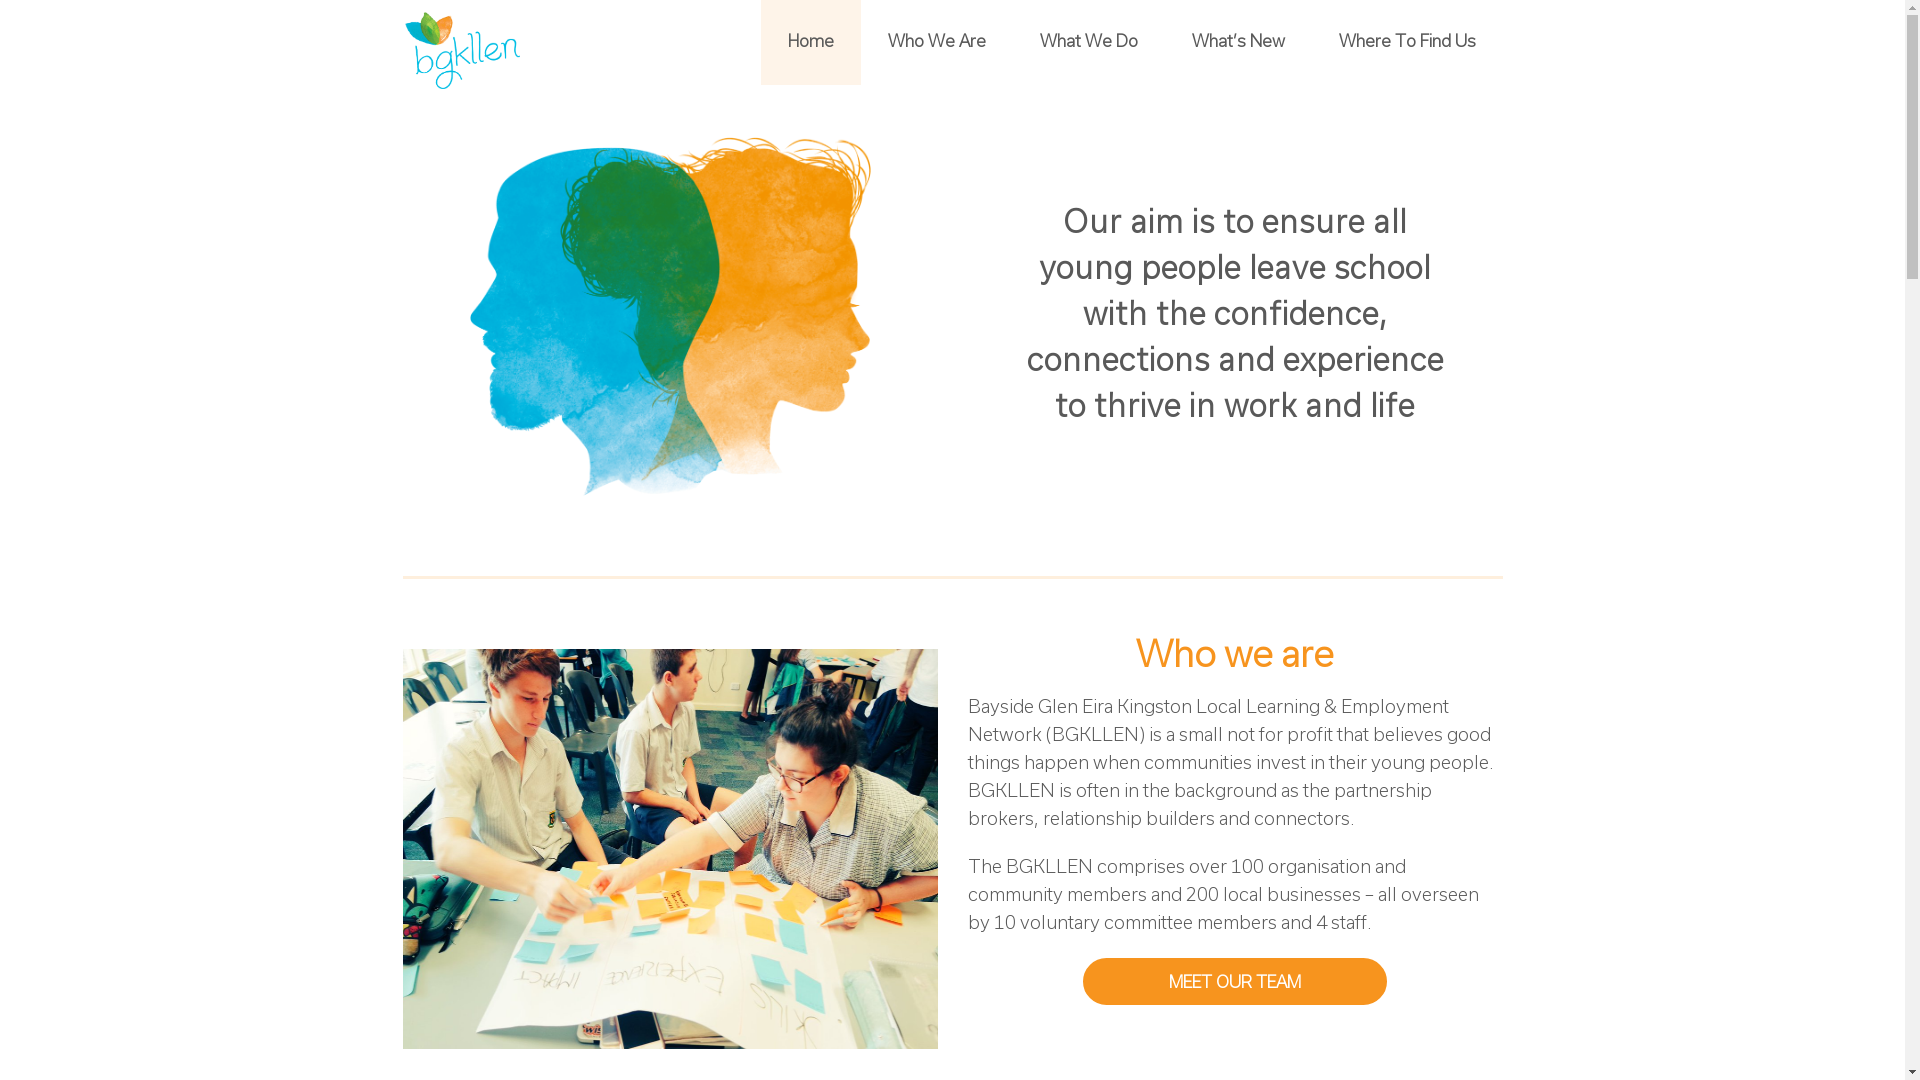 The height and width of the screenshot is (1080, 1920). I want to click on 'What We Do', so click(1087, 42).